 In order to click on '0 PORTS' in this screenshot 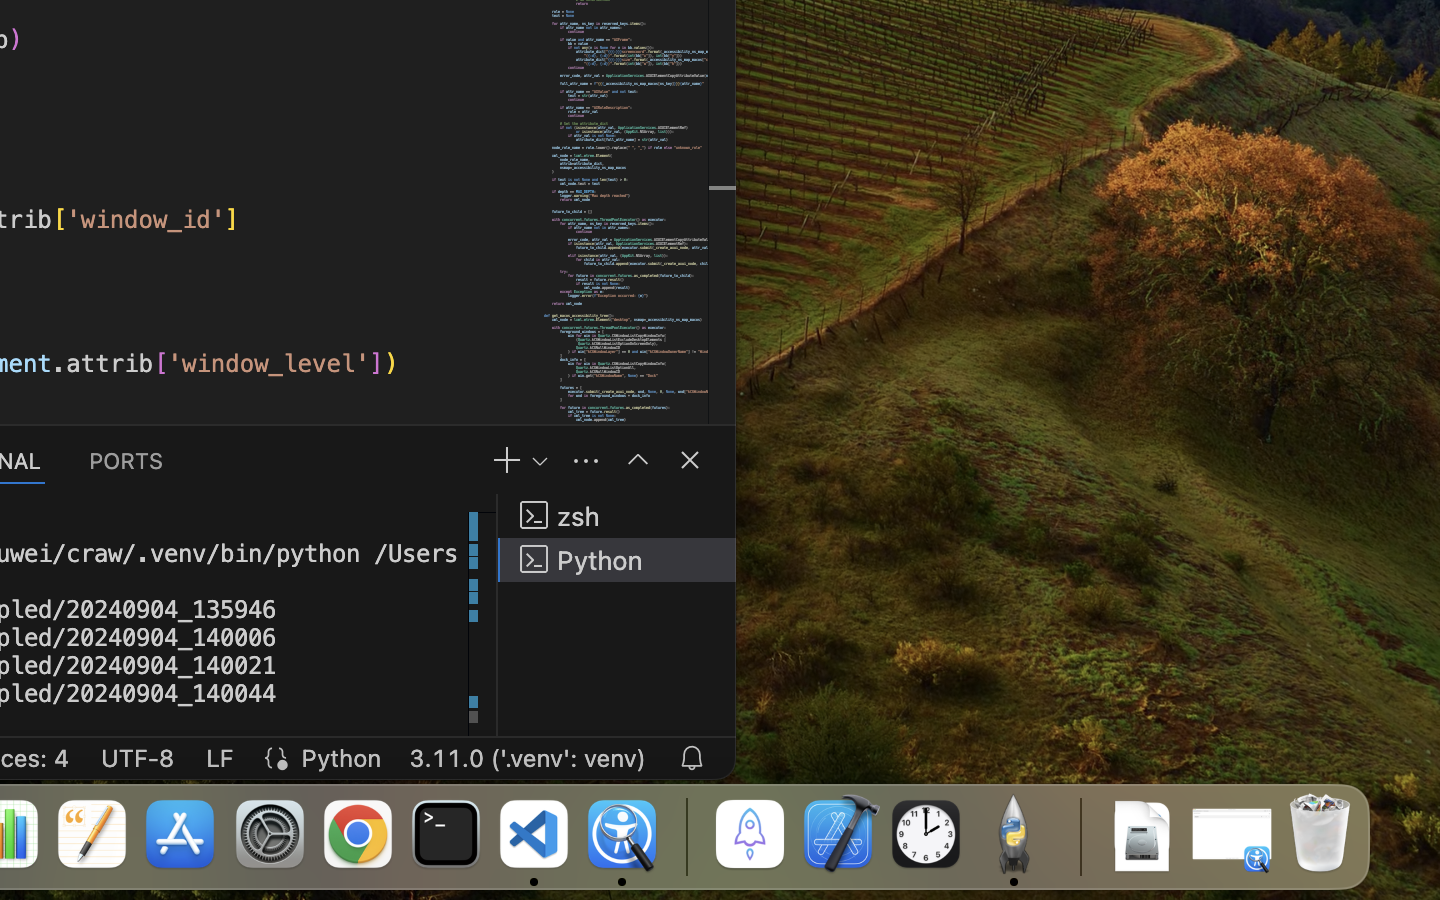, I will do `click(126, 458)`.